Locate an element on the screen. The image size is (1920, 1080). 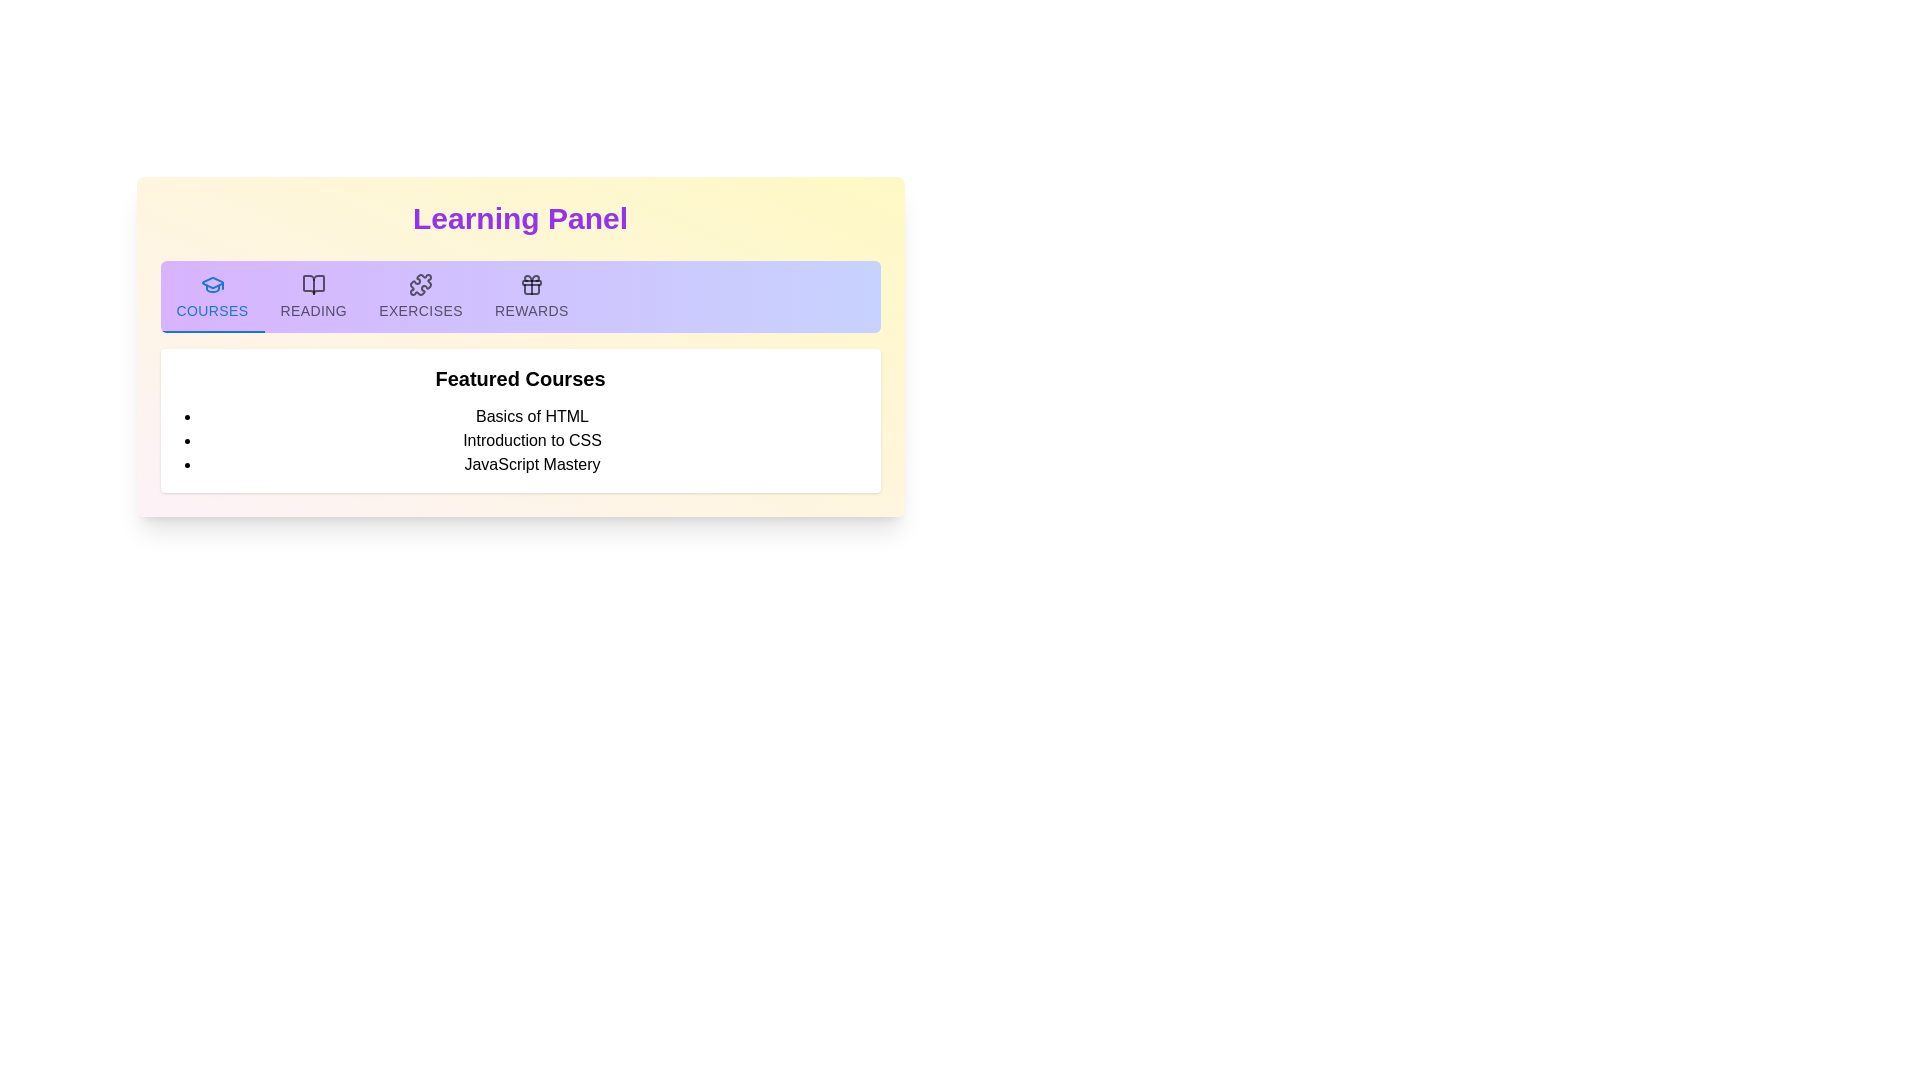
the Header text element displaying 'Learning Panel', which is centrally positioned in a bold purple font at the top of the section is located at coordinates (520, 219).